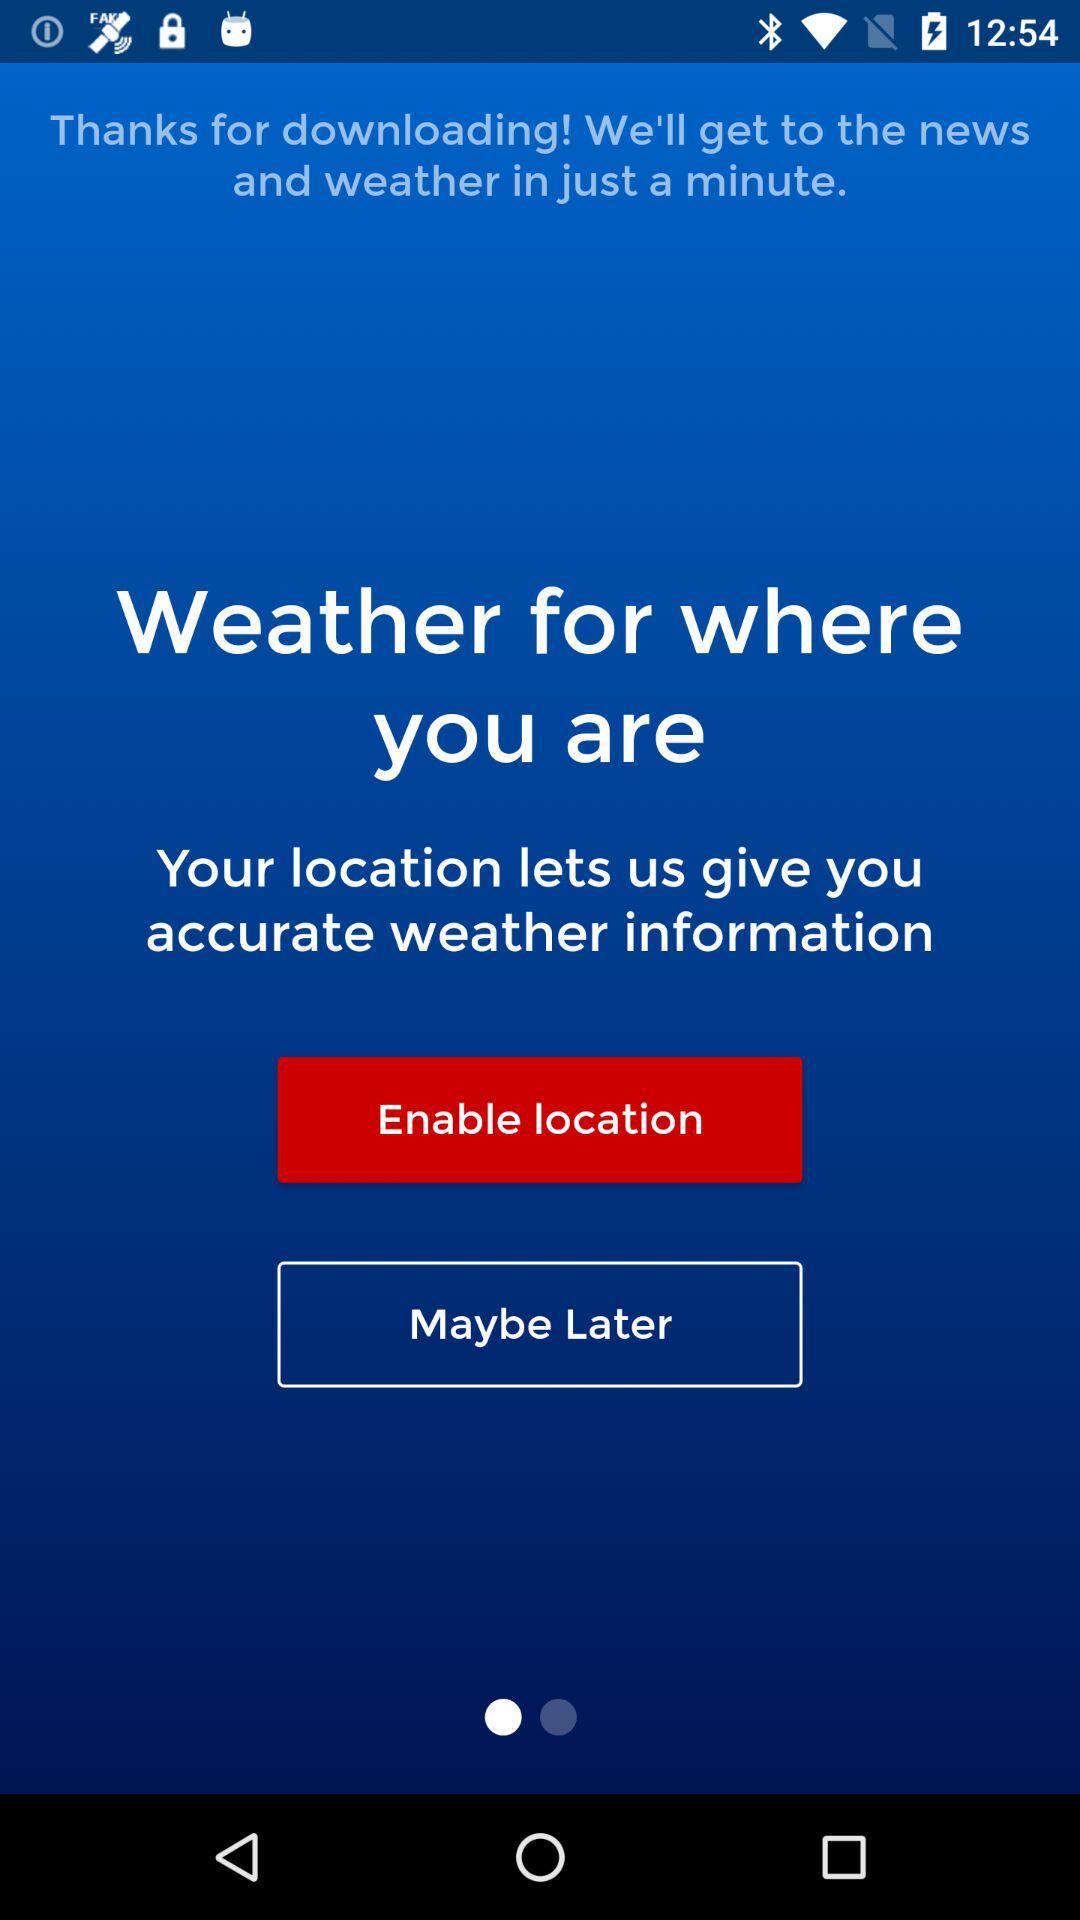  Describe the element at coordinates (540, 1118) in the screenshot. I see `item below your location lets icon` at that location.